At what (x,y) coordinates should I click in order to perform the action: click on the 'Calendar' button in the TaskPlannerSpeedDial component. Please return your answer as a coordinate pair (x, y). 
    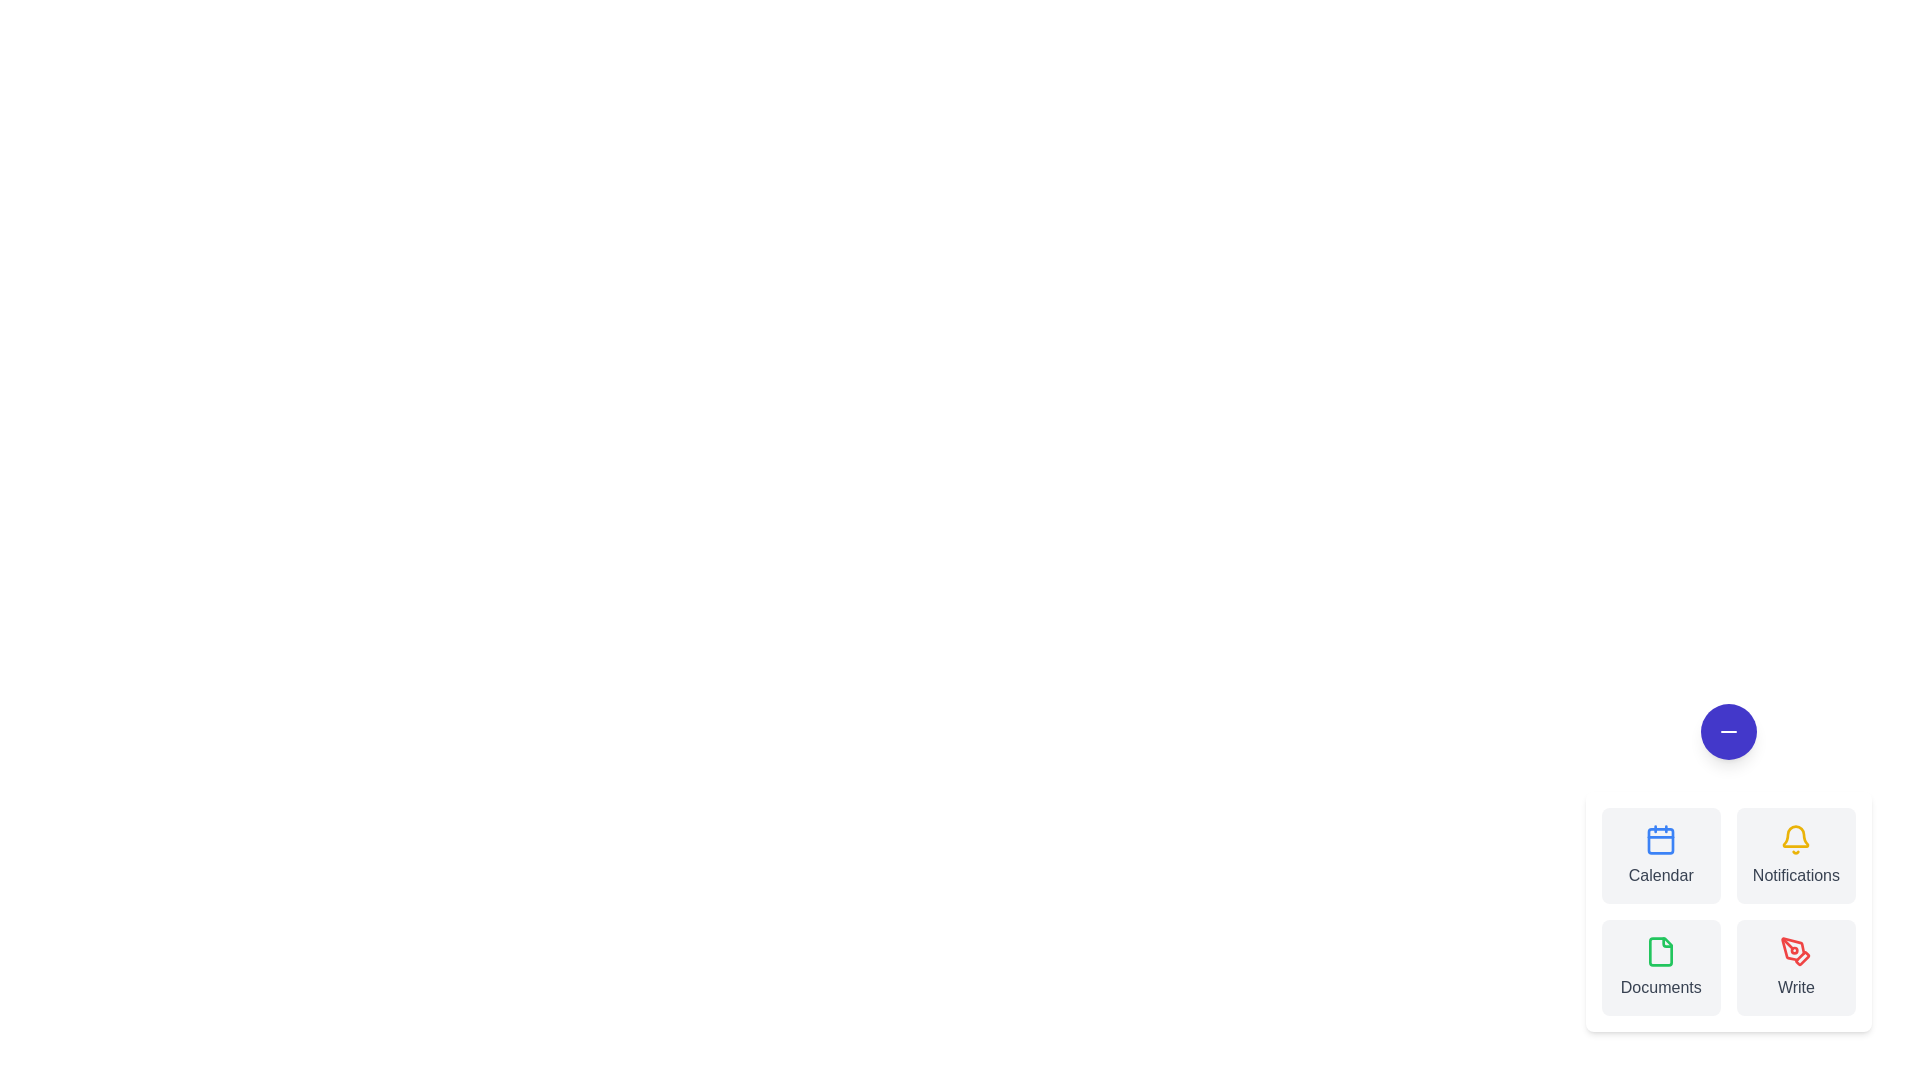
    Looking at the image, I should click on (1660, 855).